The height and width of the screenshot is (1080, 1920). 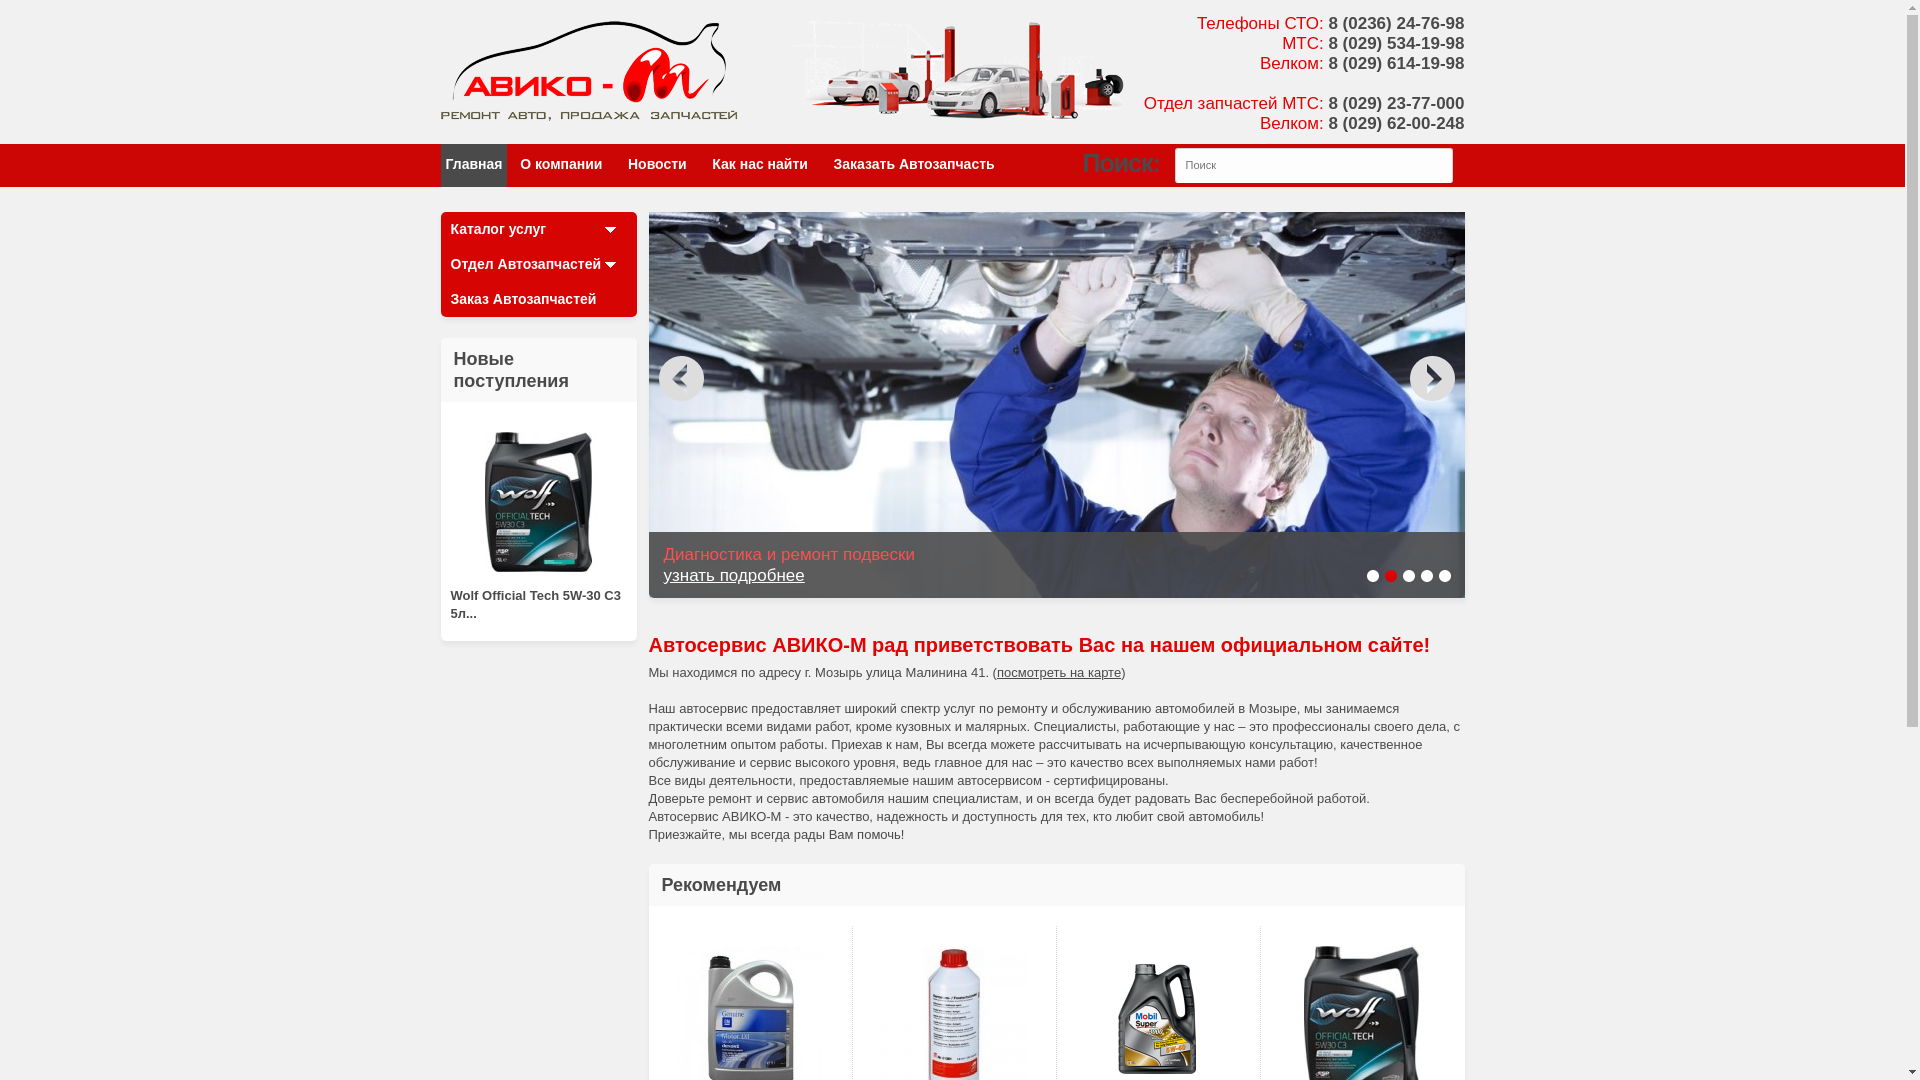 What do you see at coordinates (1371, 575) in the screenshot?
I see `'1'` at bounding box center [1371, 575].